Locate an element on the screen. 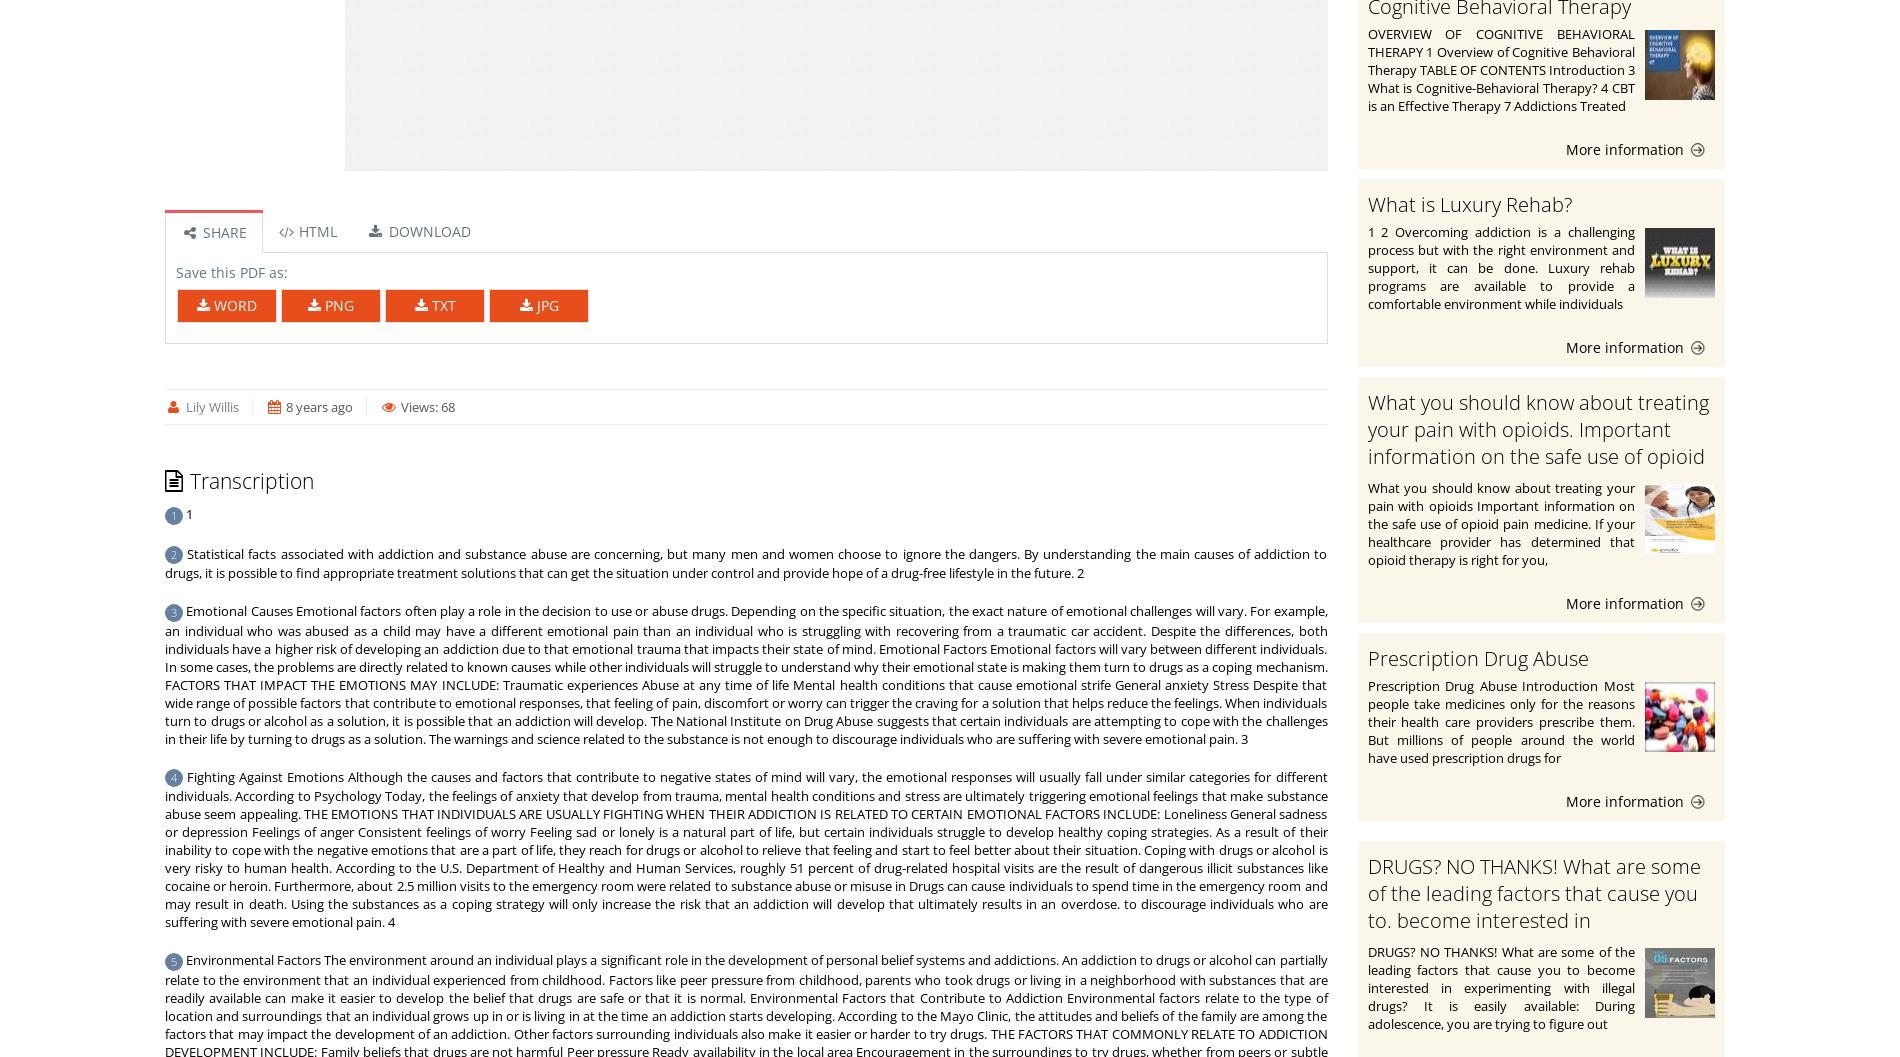 This screenshot has height=1057, width=1900. 'DRUGS? NO THANKS! What are some of the leading factors that cause you to. become interested in experimenting with illegal drugs?' is located at coordinates (1533, 904).